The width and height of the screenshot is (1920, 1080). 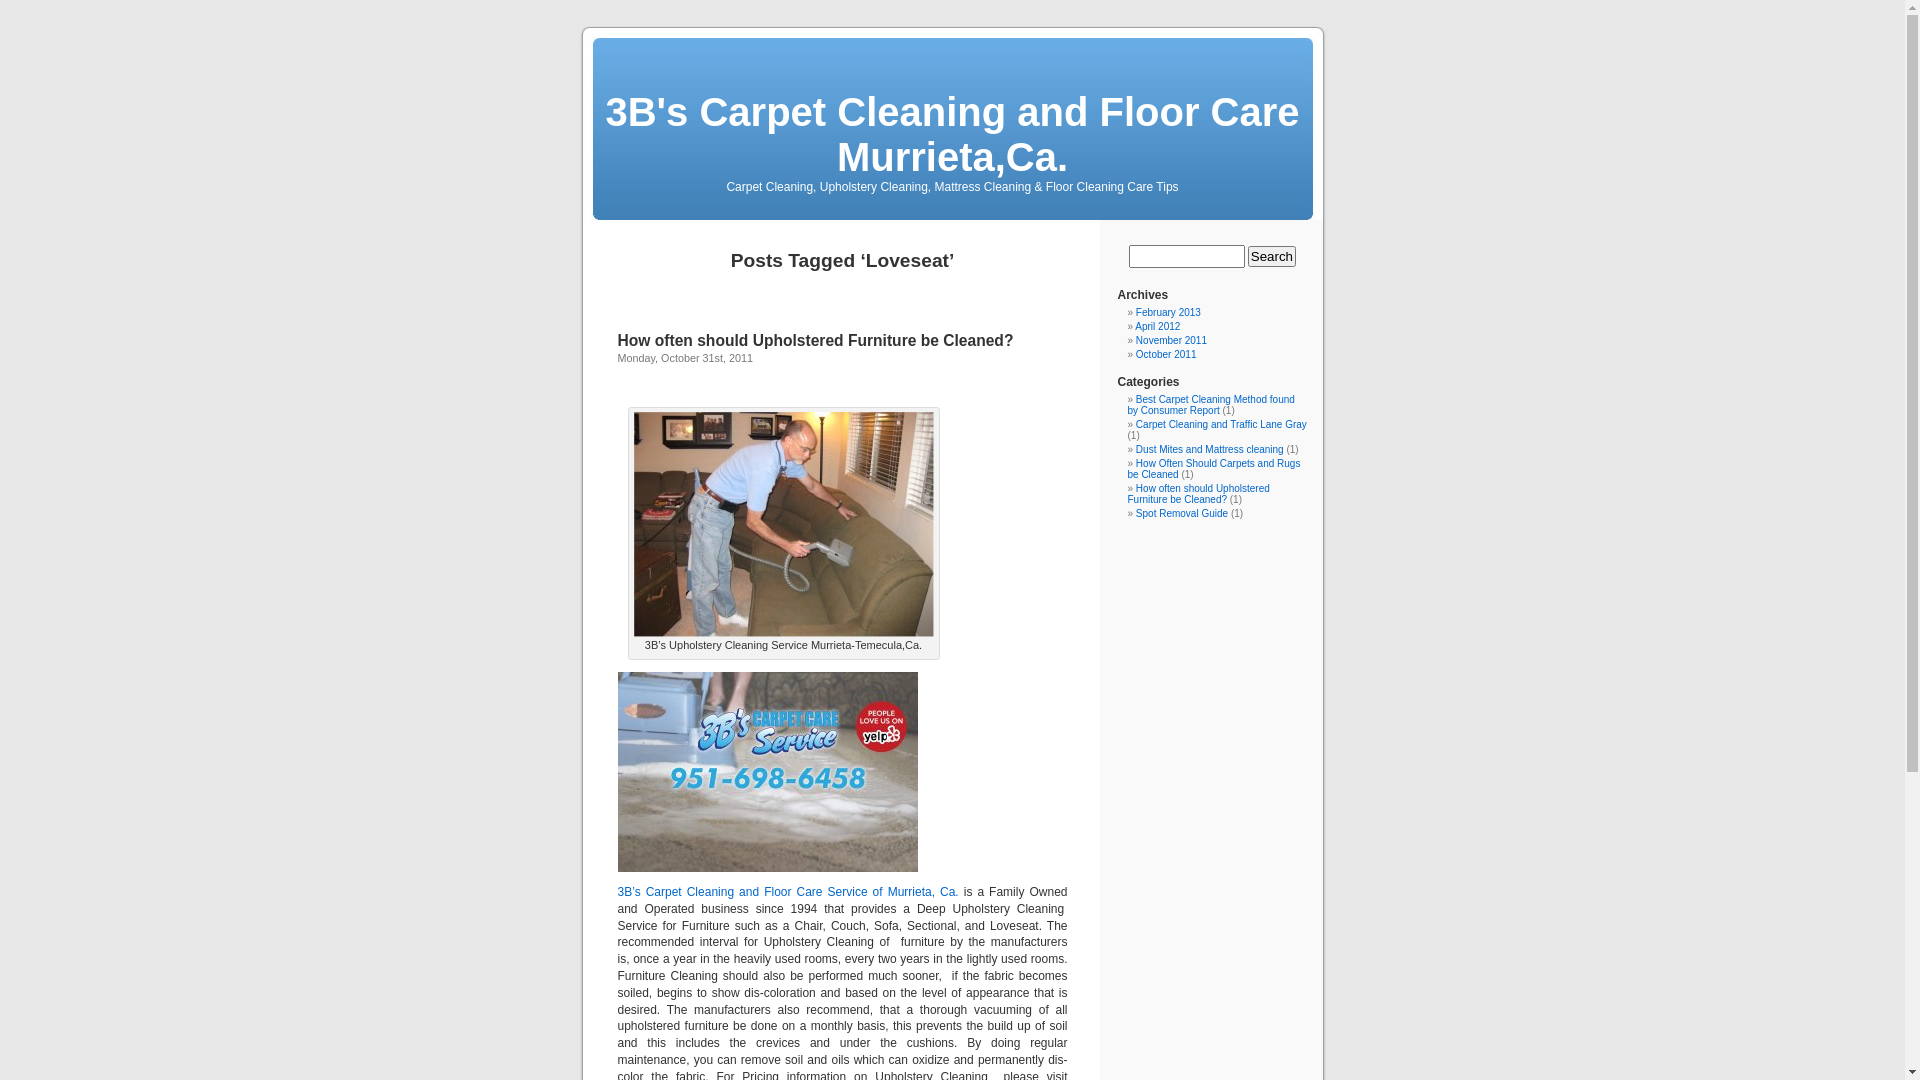 What do you see at coordinates (1208, 448) in the screenshot?
I see `'Dust Mites and Mattress cleaning'` at bounding box center [1208, 448].